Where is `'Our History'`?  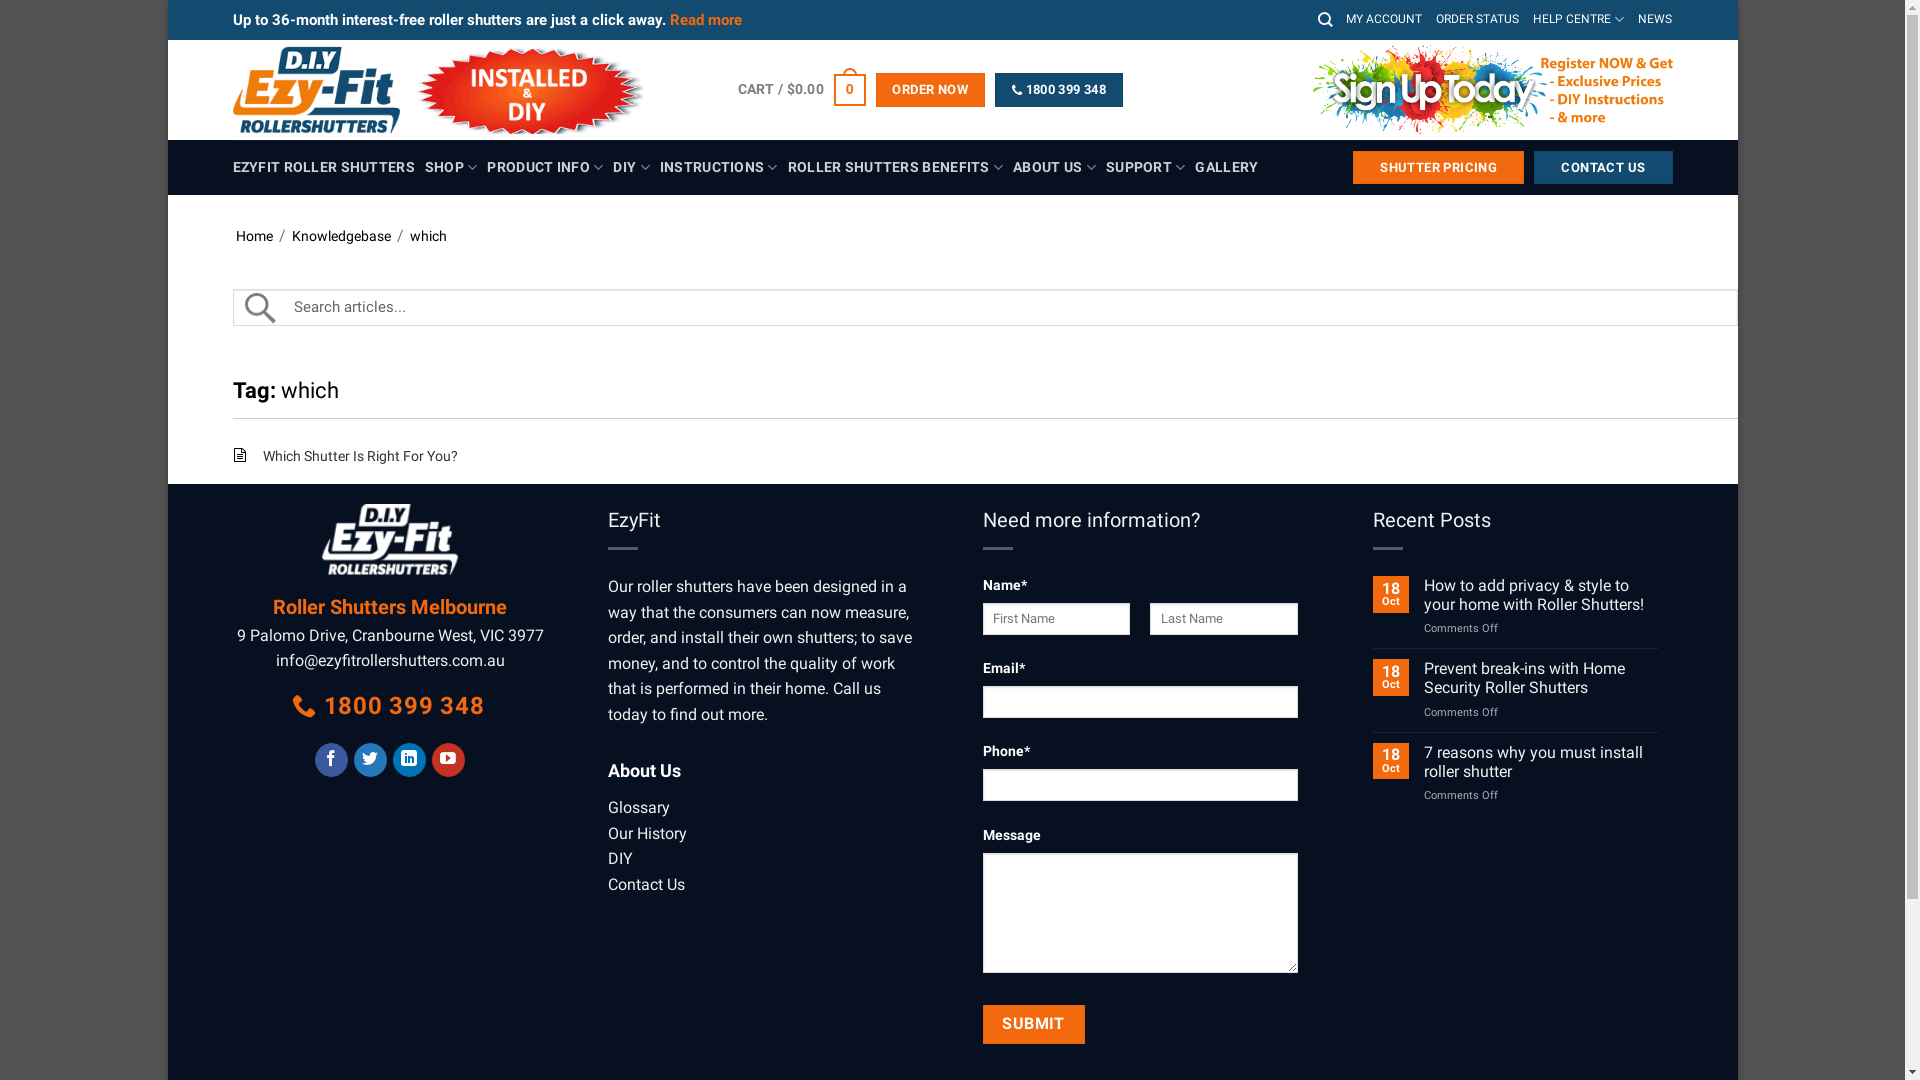
'Our History' is located at coordinates (607, 833).